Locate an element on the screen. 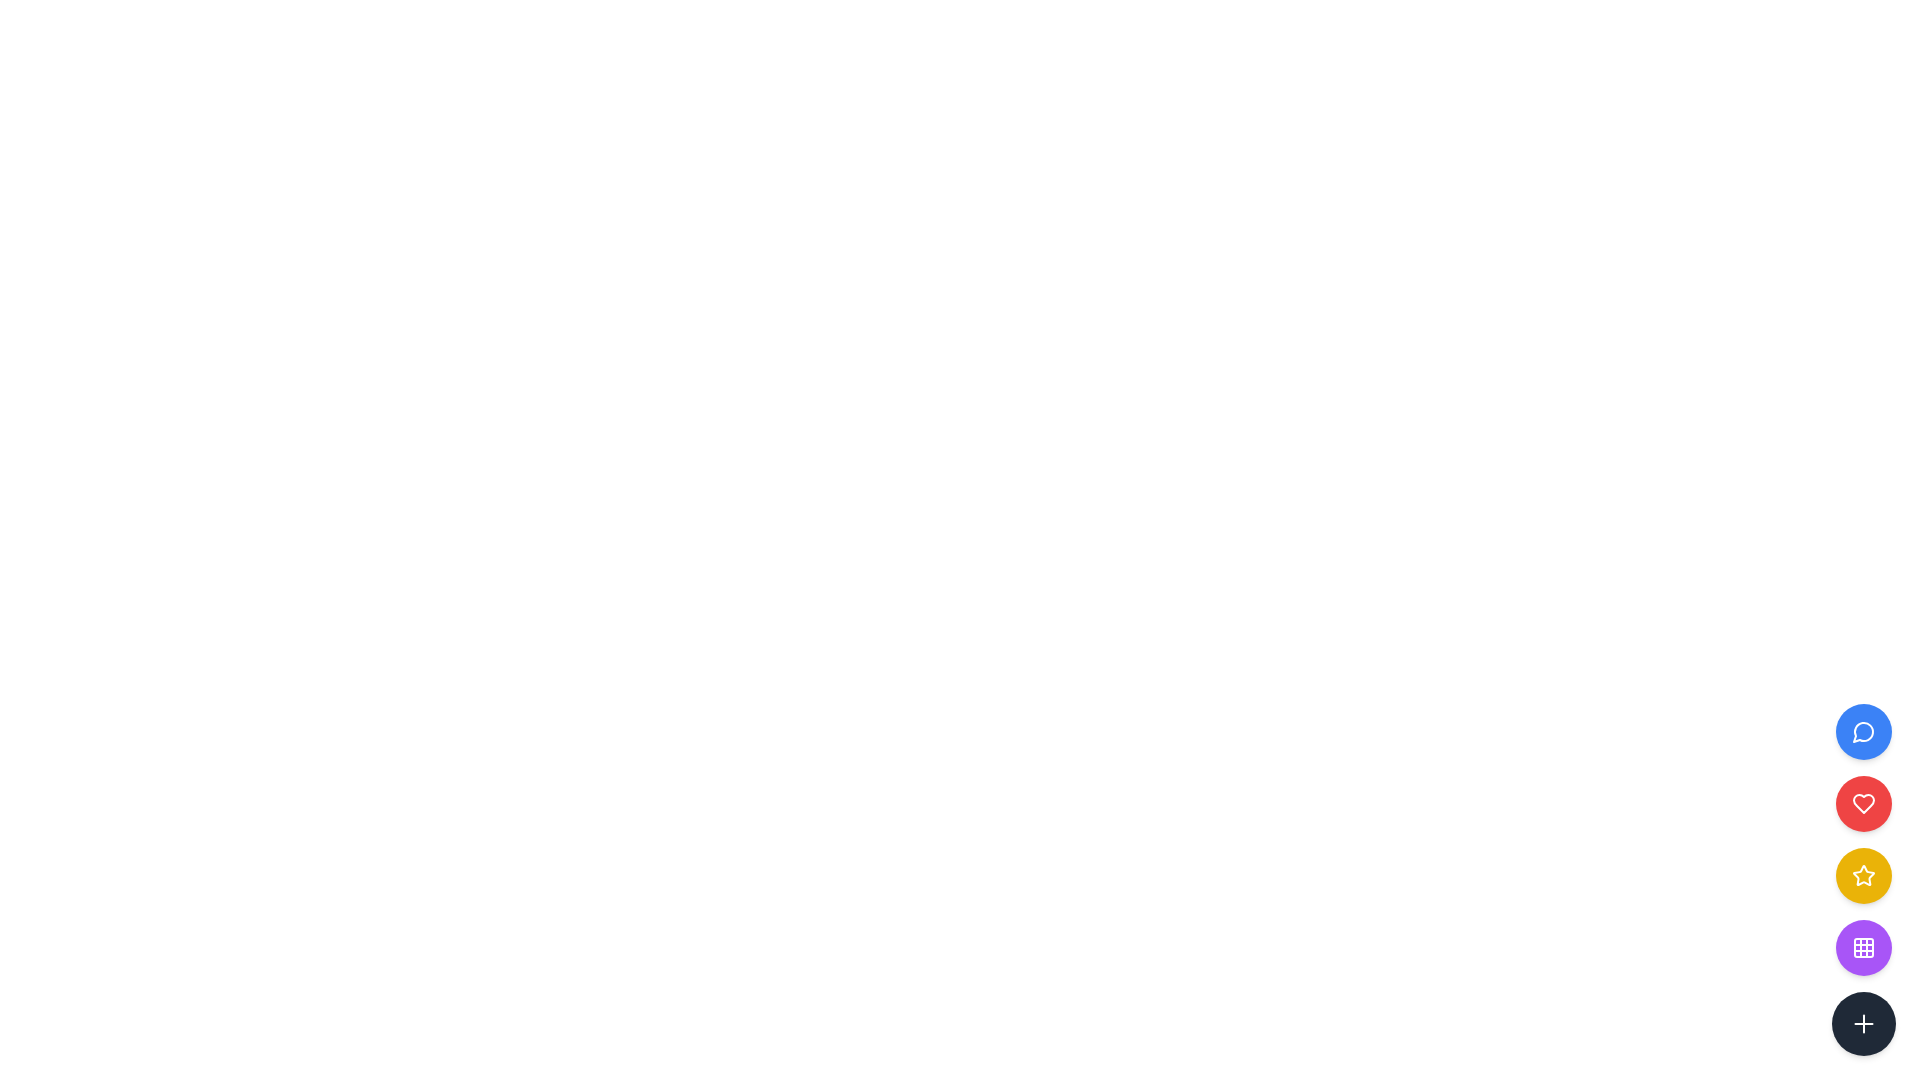 Image resolution: width=1920 pixels, height=1080 pixels. the close or cancellation icon located at the bottom-right corner of the interface, which is part of a black circular button with stacked buttons above it, if it is interactive is located at coordinates (1862, 1022).